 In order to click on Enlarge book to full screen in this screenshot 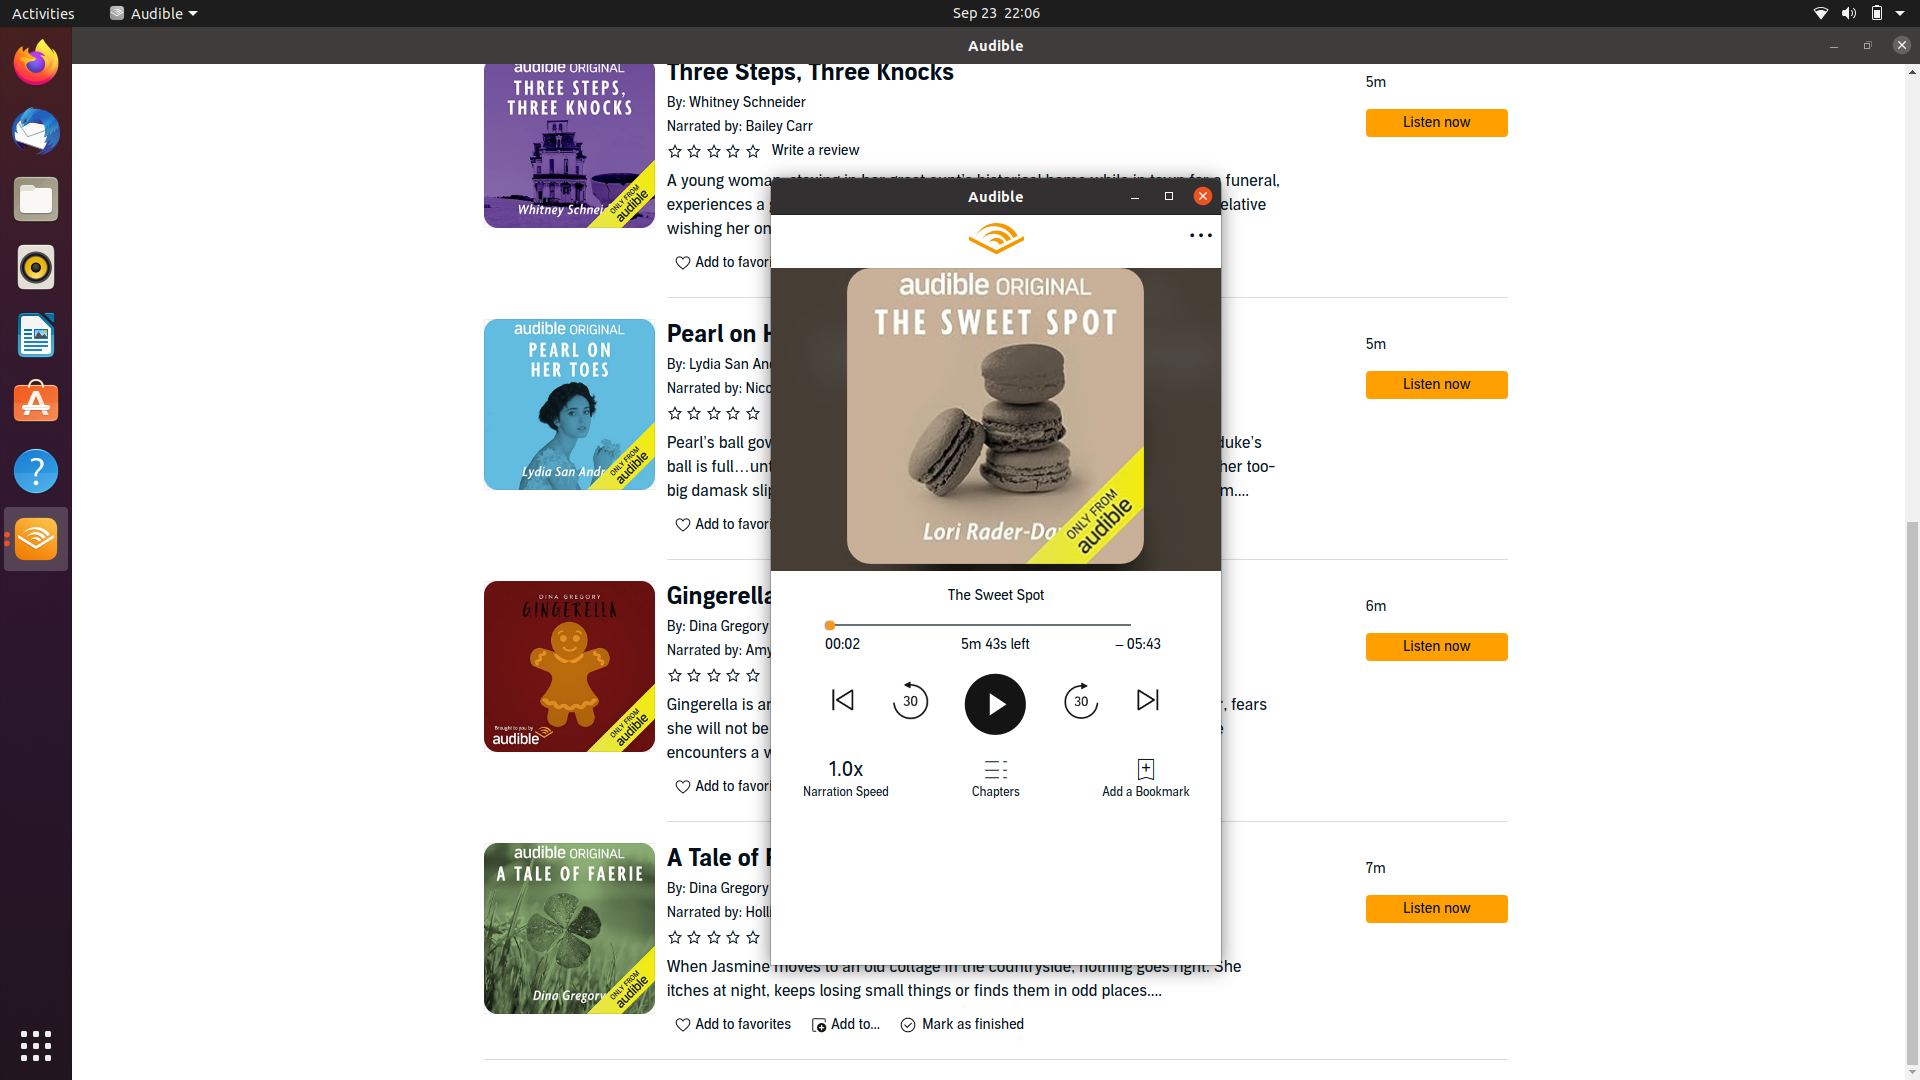, I will do `click(1136, 196)`.